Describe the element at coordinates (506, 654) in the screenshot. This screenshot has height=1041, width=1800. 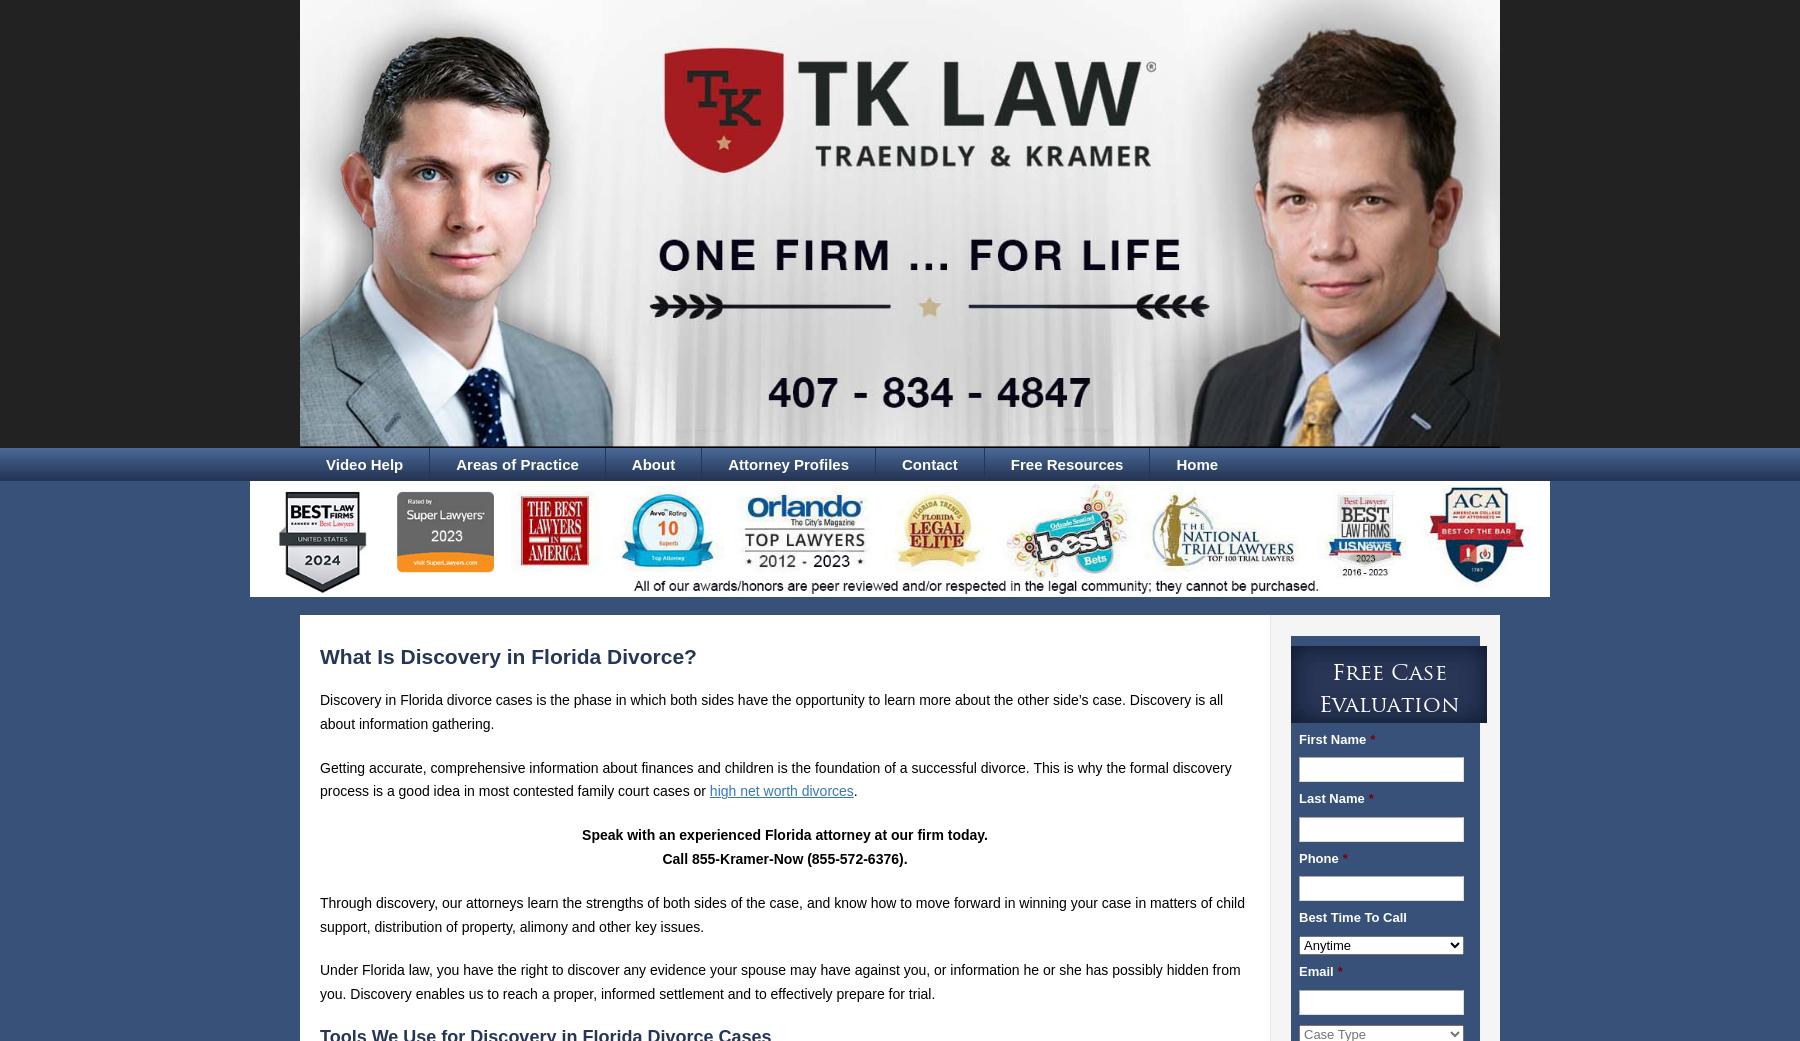
I see `'What Is Discovery in Florida Divorce?'` at that location.